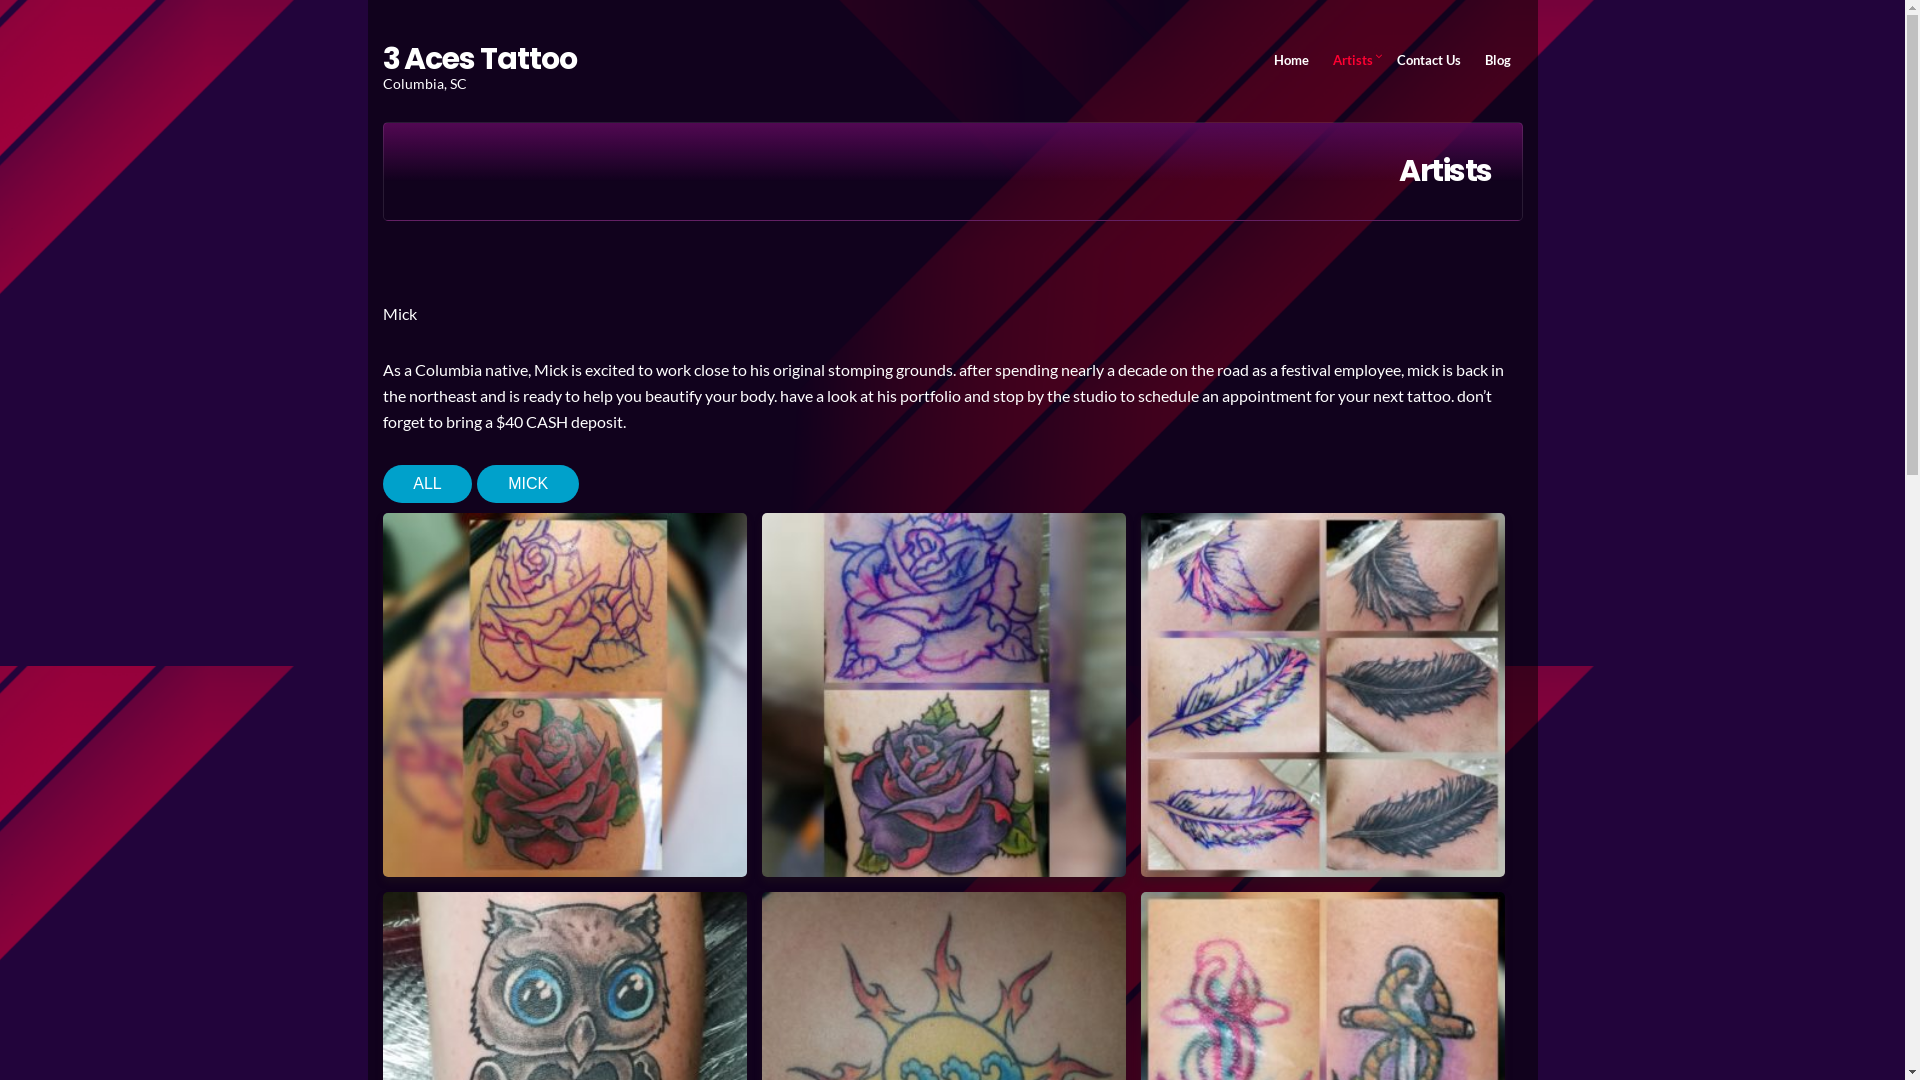 The height and width of the screenshot is (1080, 1920). What do you see at coordinates (1352, 59) in the screenshot?
I see `'Artists'` at bounding box center [1352, 59].